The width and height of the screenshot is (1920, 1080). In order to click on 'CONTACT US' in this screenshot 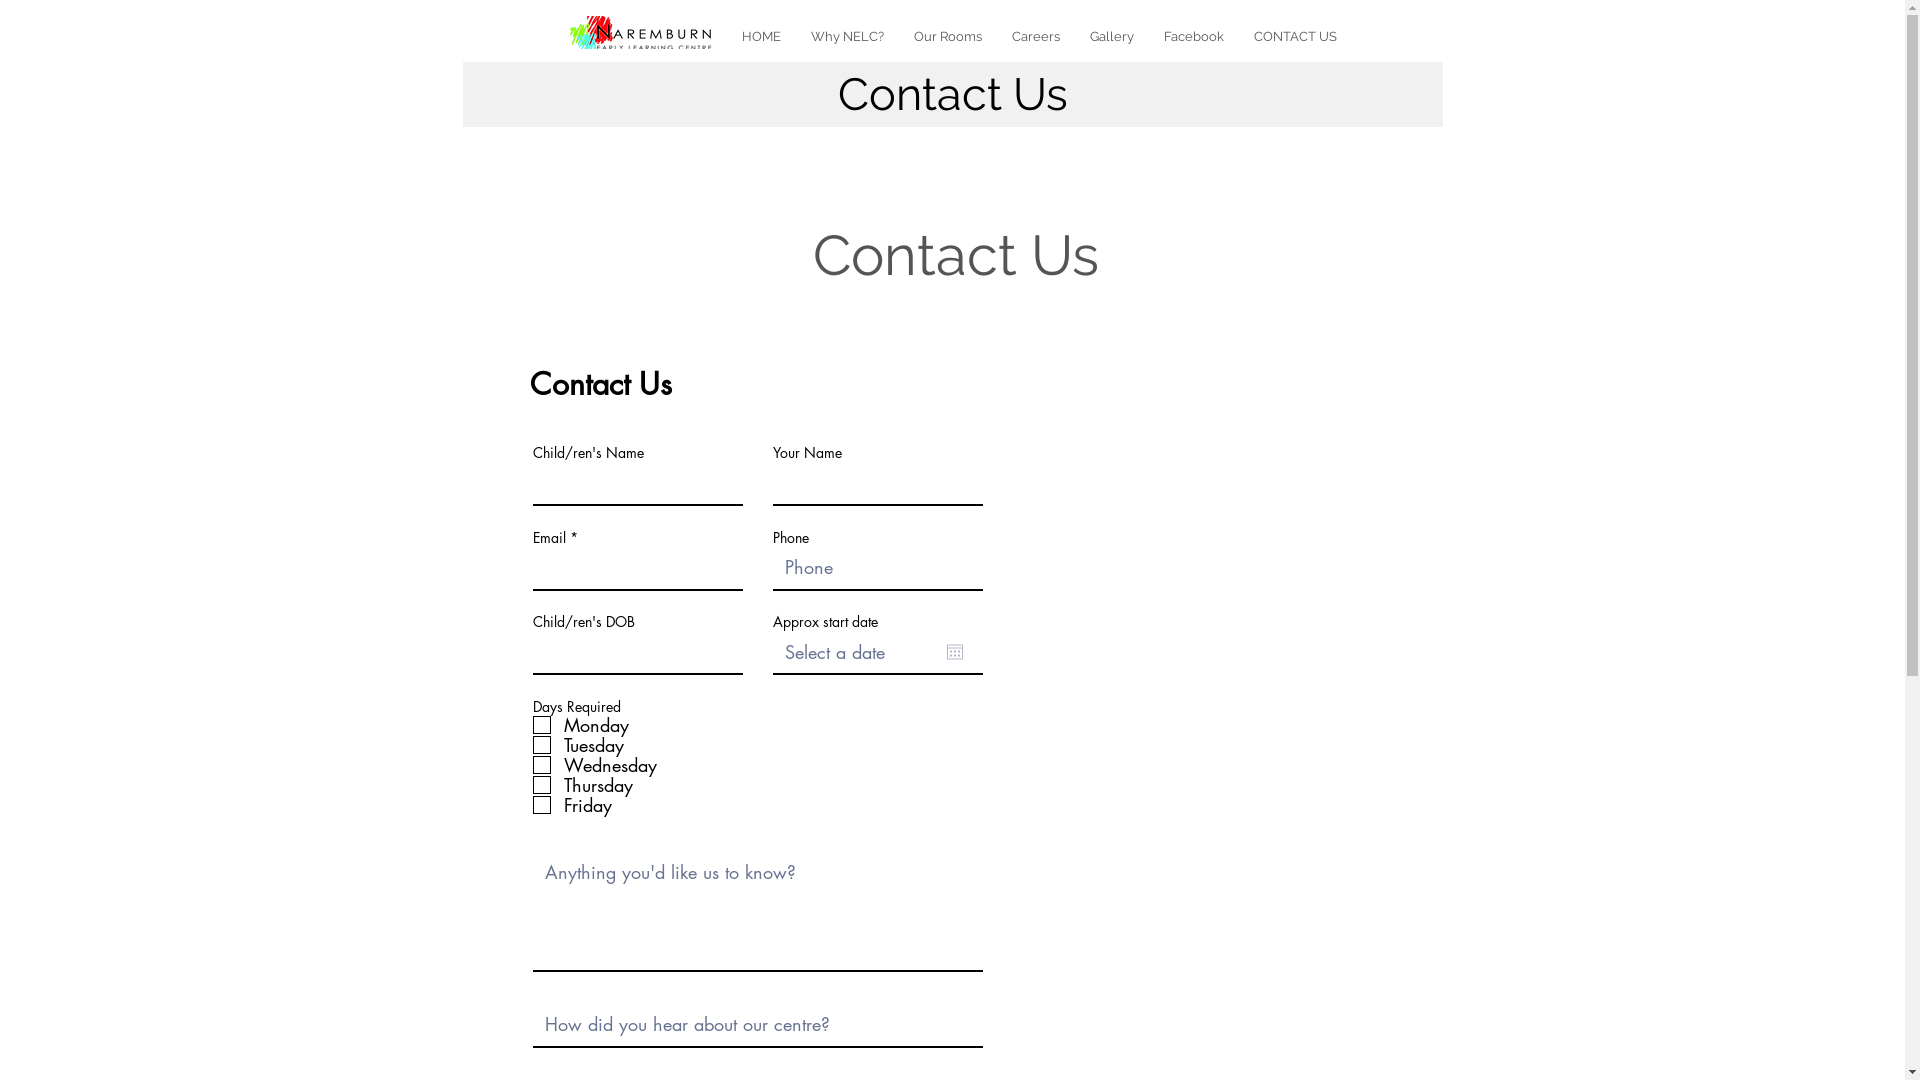, I will do `click(1294, 36)`.